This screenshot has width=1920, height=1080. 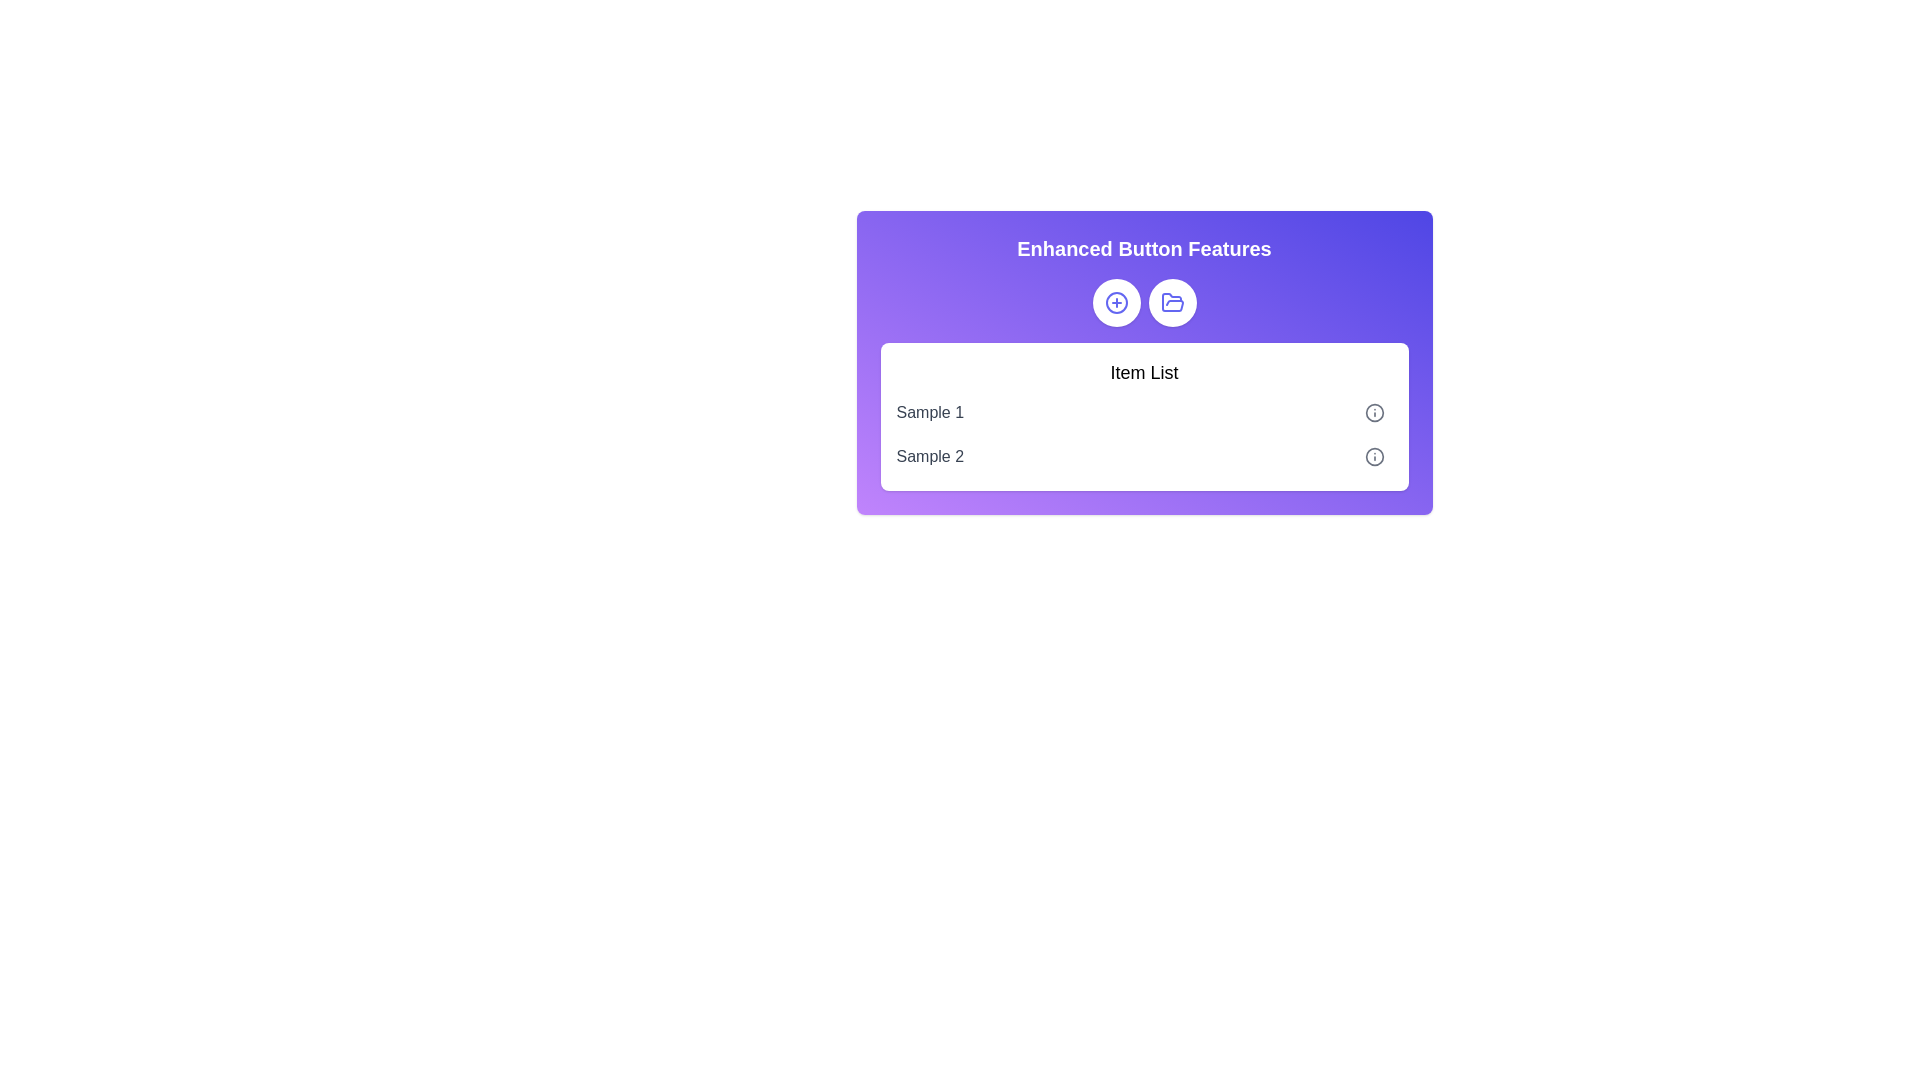 I want to click on the text label reading 'Sample 2' which is styled in dark gray and located within a white rectangular area, positioned below 'Sample 1', so click(x=929, y=456).